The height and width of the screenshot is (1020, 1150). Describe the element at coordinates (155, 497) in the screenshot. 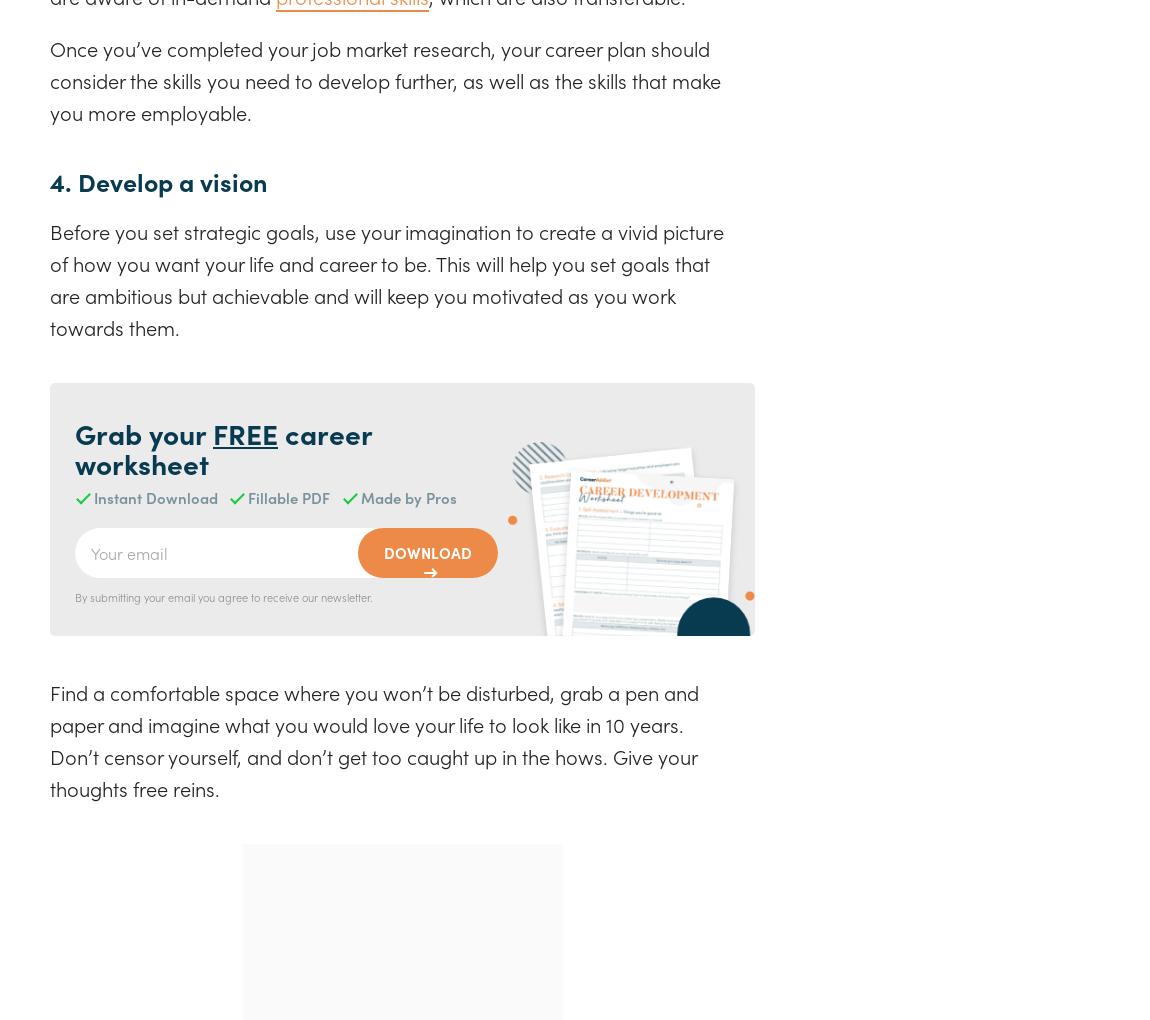

I see `'Instant Download'` at that location.